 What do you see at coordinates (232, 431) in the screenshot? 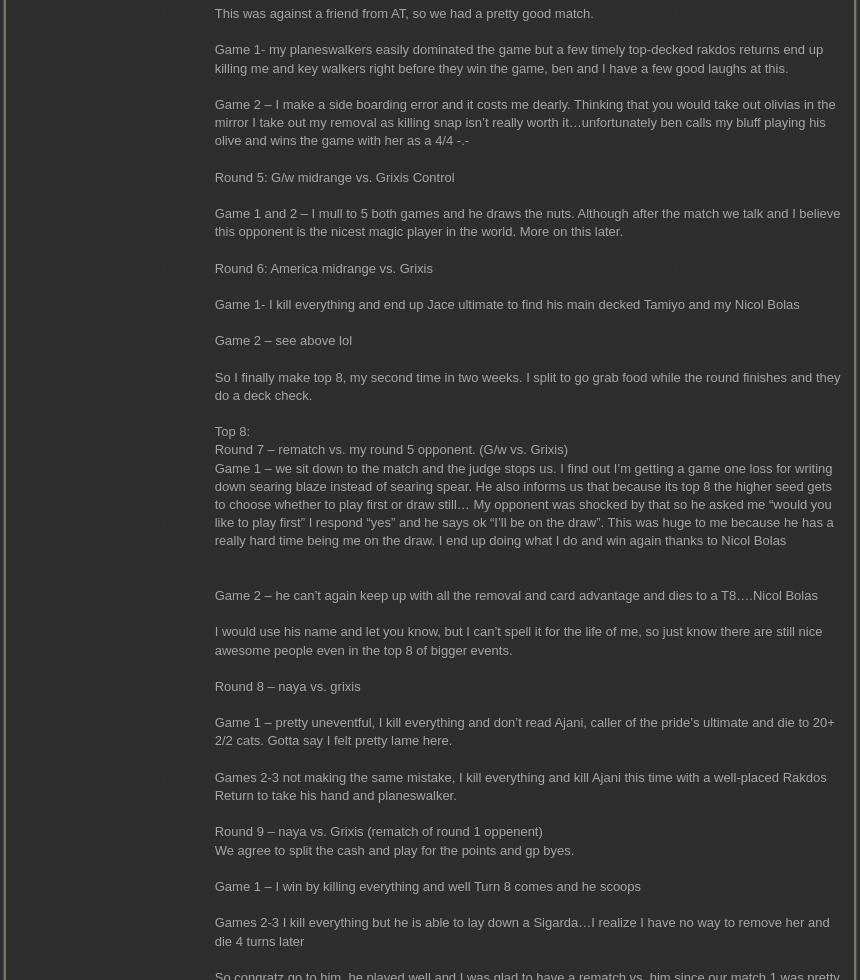
I see `'Top 8:'` at bounding box center [232, 431].